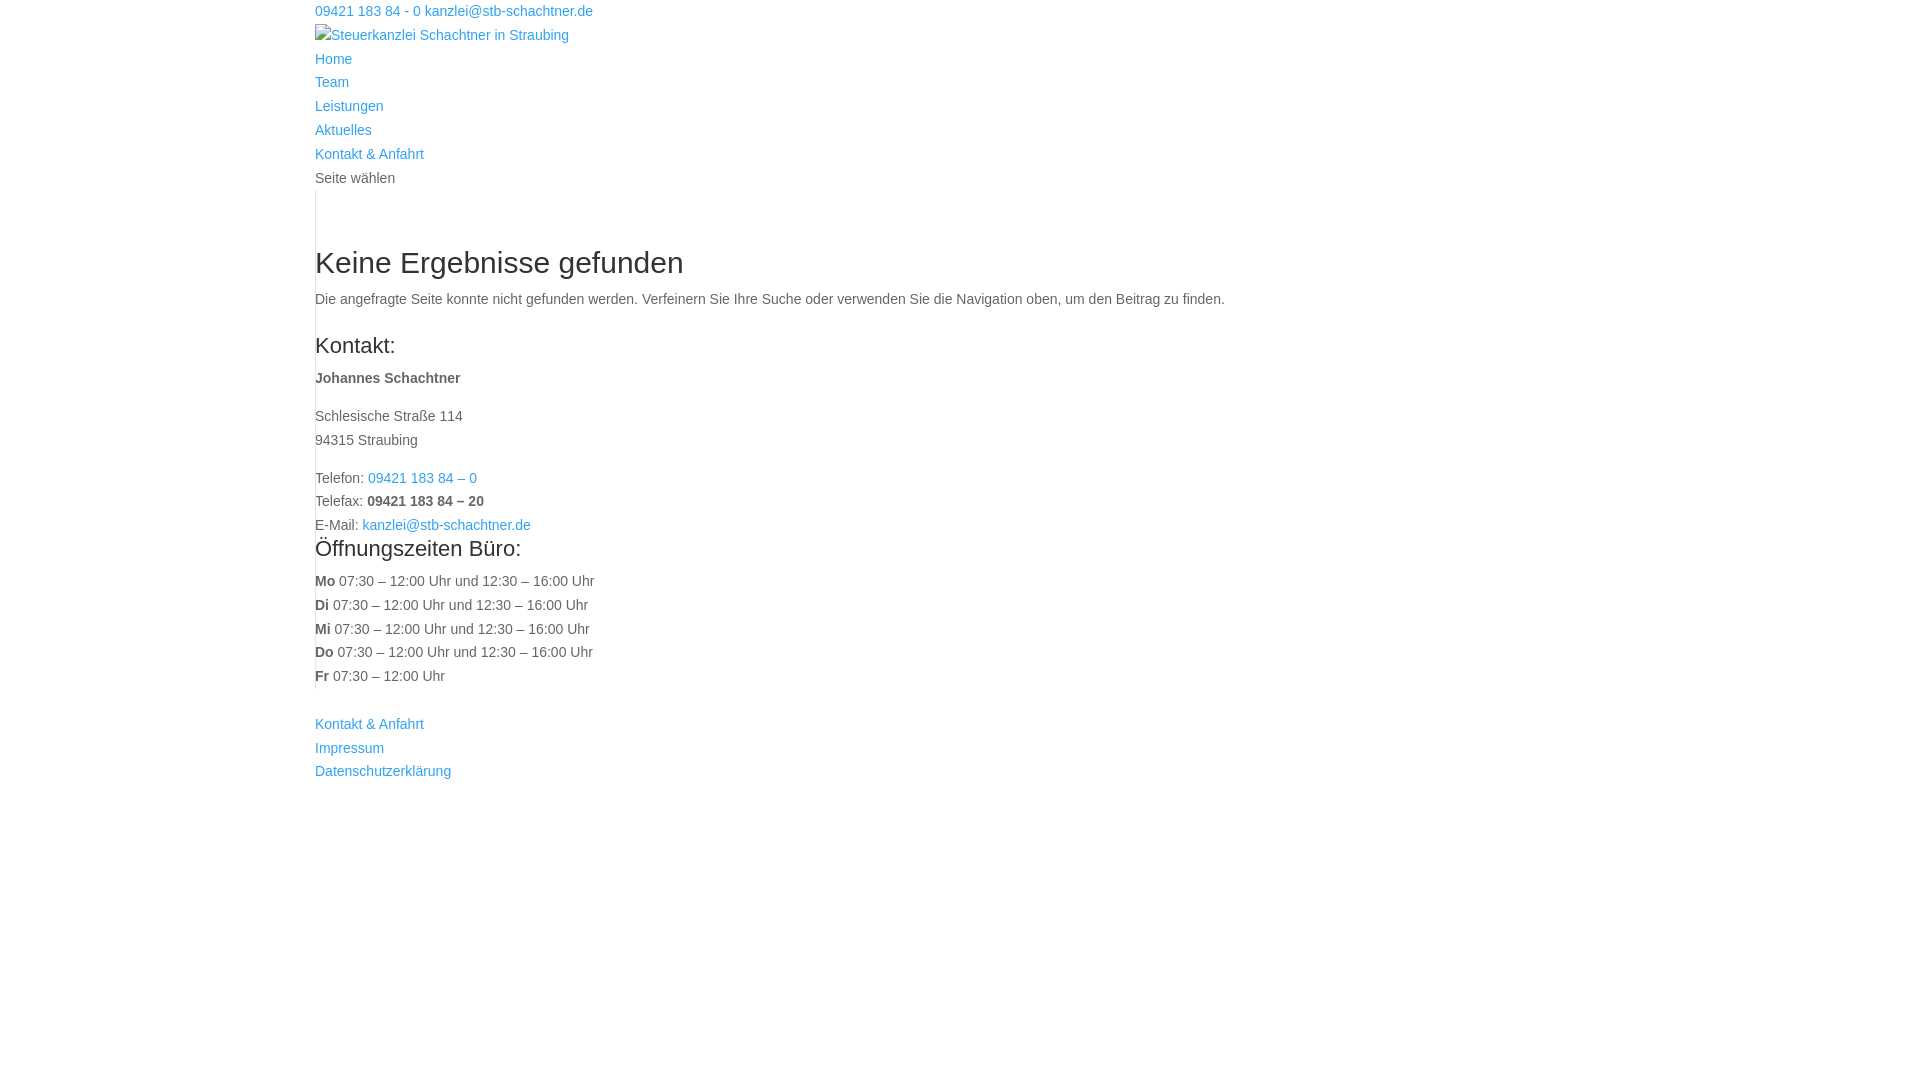 This screenshot has height=1080, width=1920. Describe the element at coordinates (368, 11) in the screenshot. I see `'09421 183 84 - 0'` at that location.